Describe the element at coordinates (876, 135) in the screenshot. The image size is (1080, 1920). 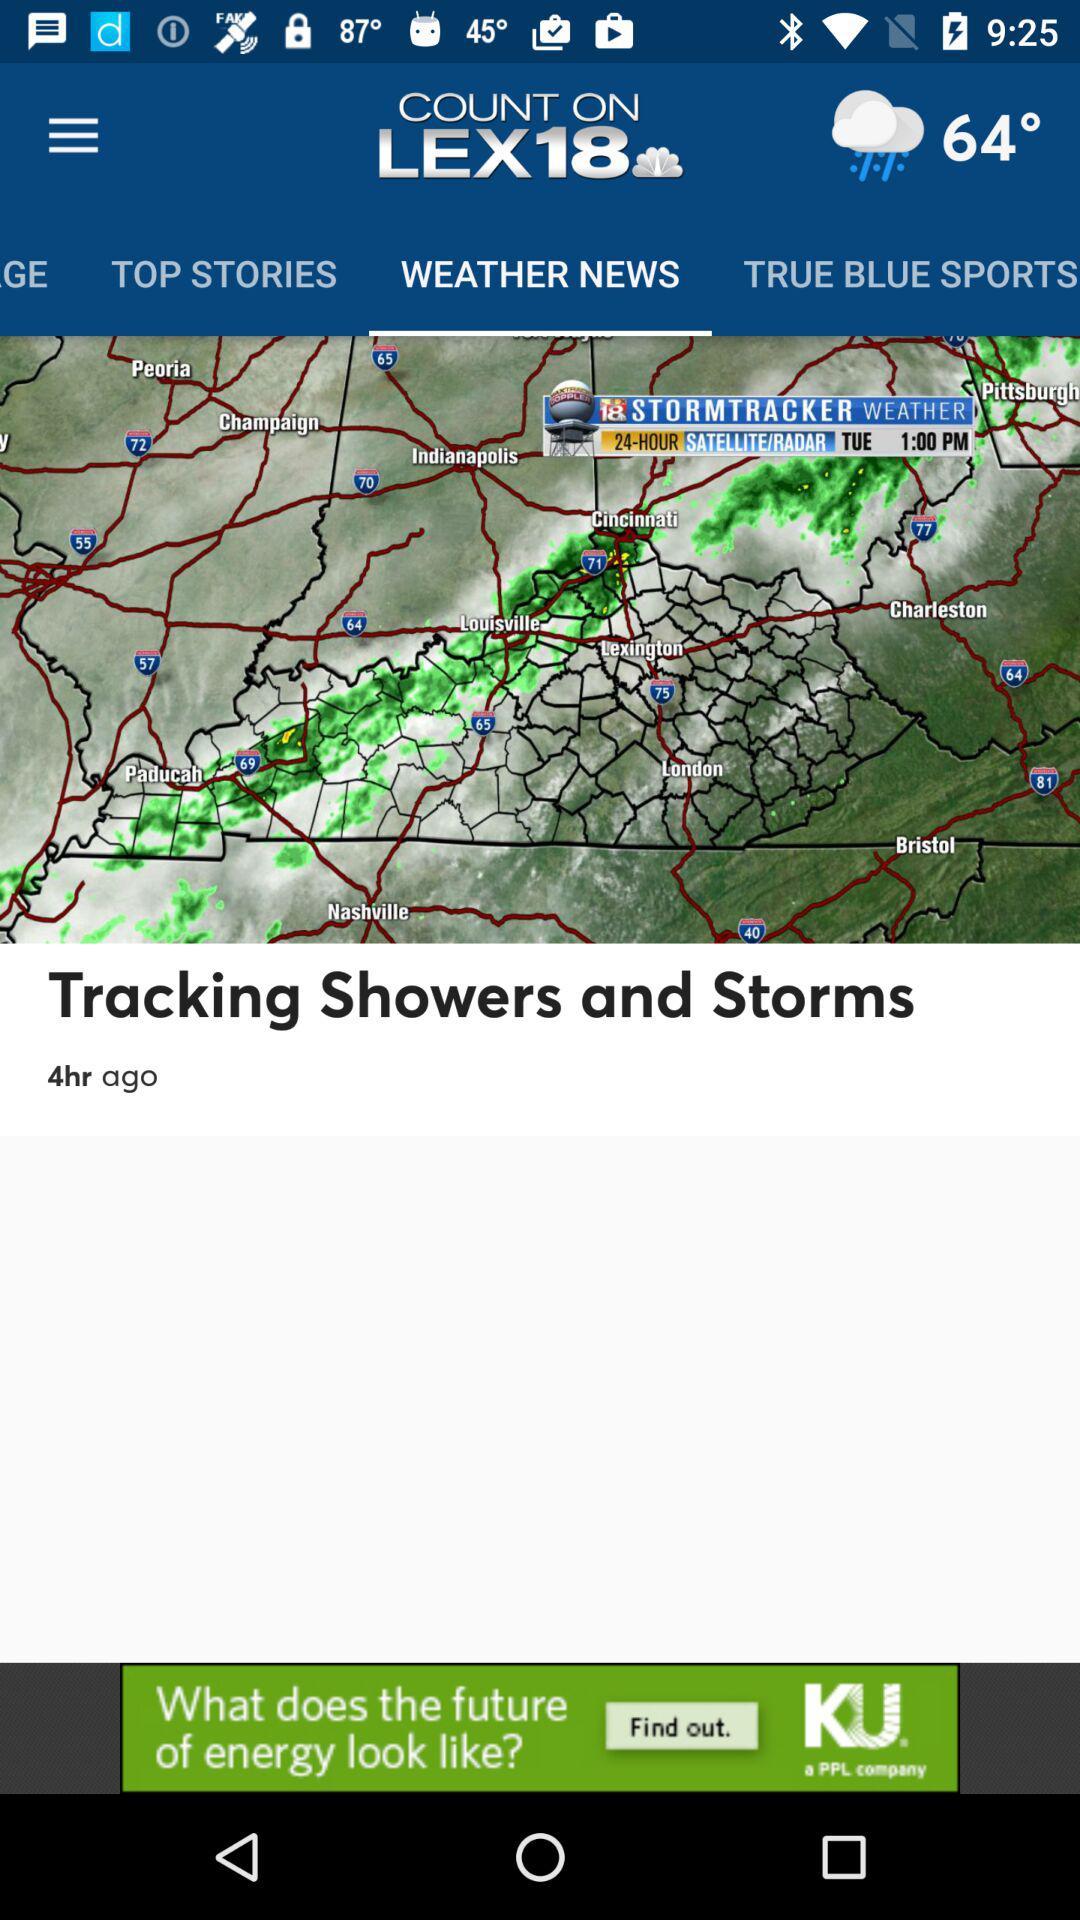
I see `show perception` at that location.